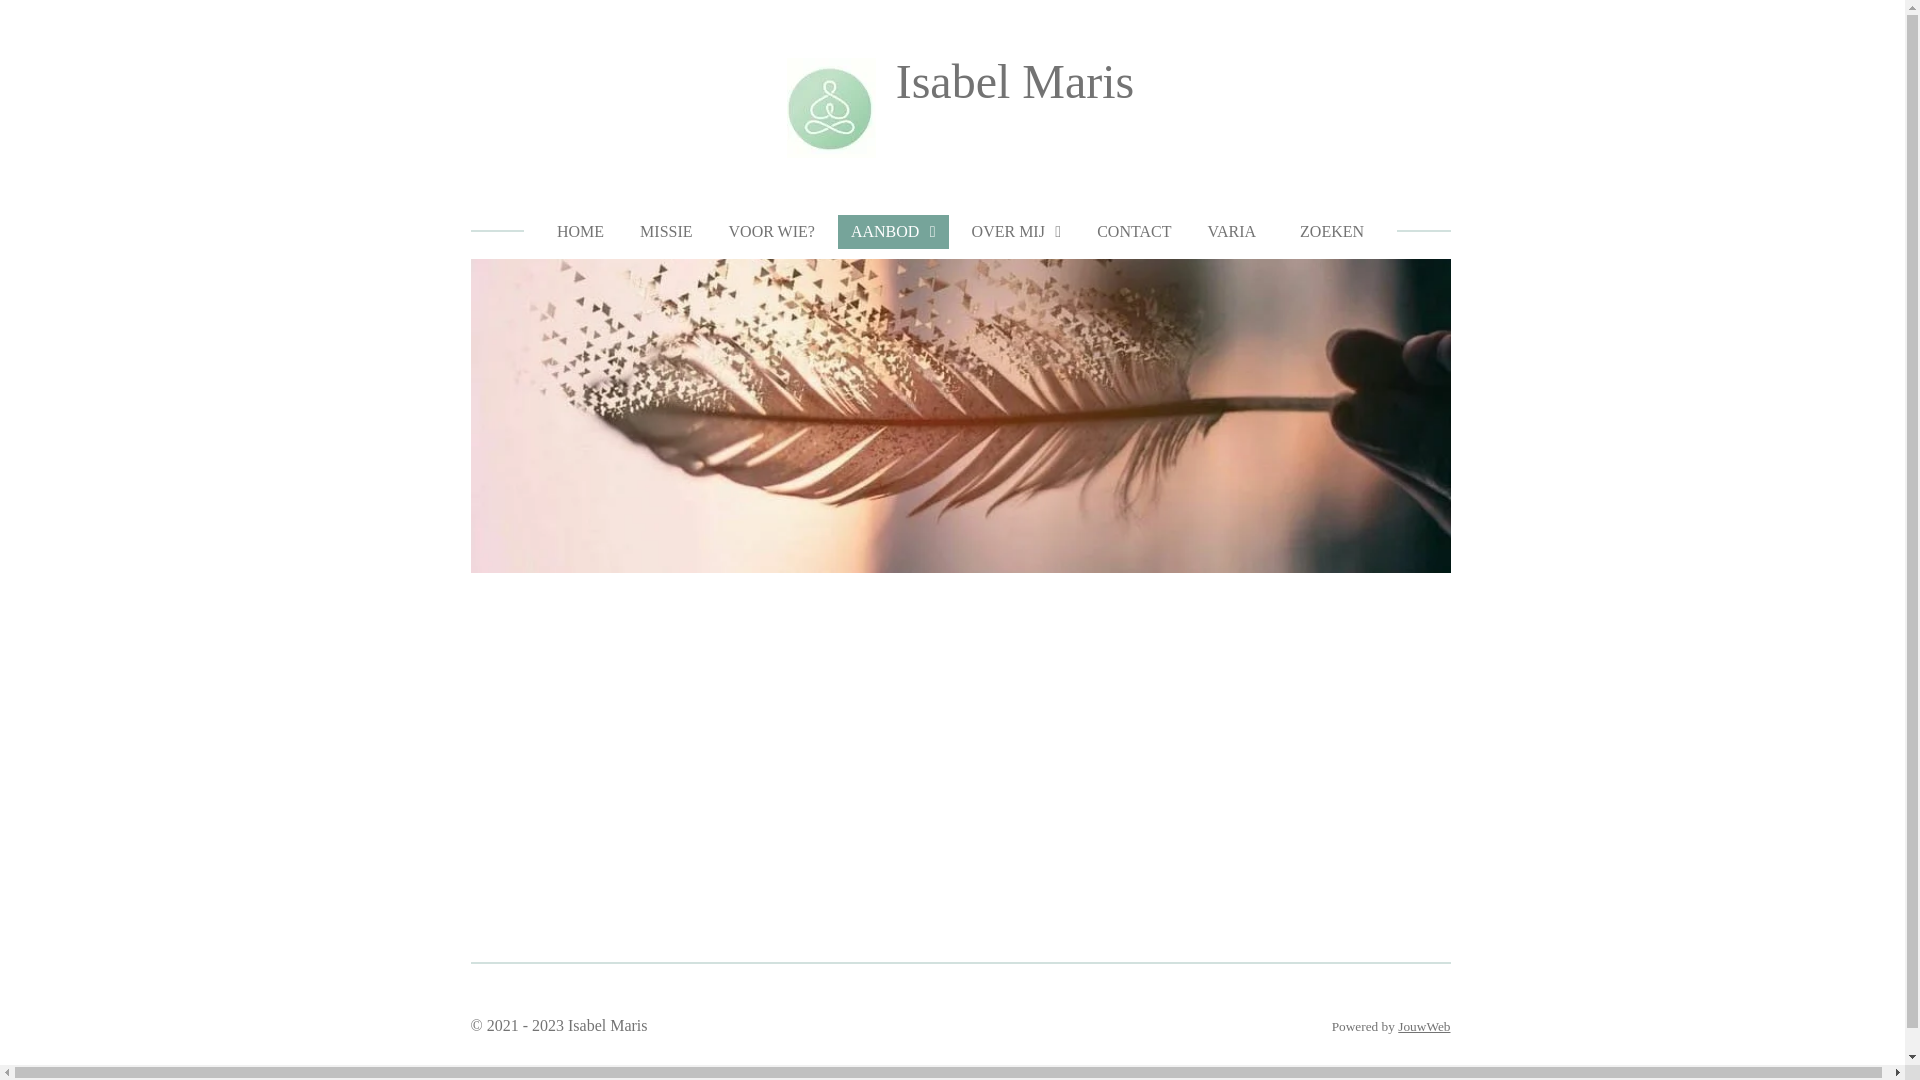  What do you see at coordinates (1017, 230) in the screenshot?
I see `'OVER MIJ'` at bounding box center [1017, 230].